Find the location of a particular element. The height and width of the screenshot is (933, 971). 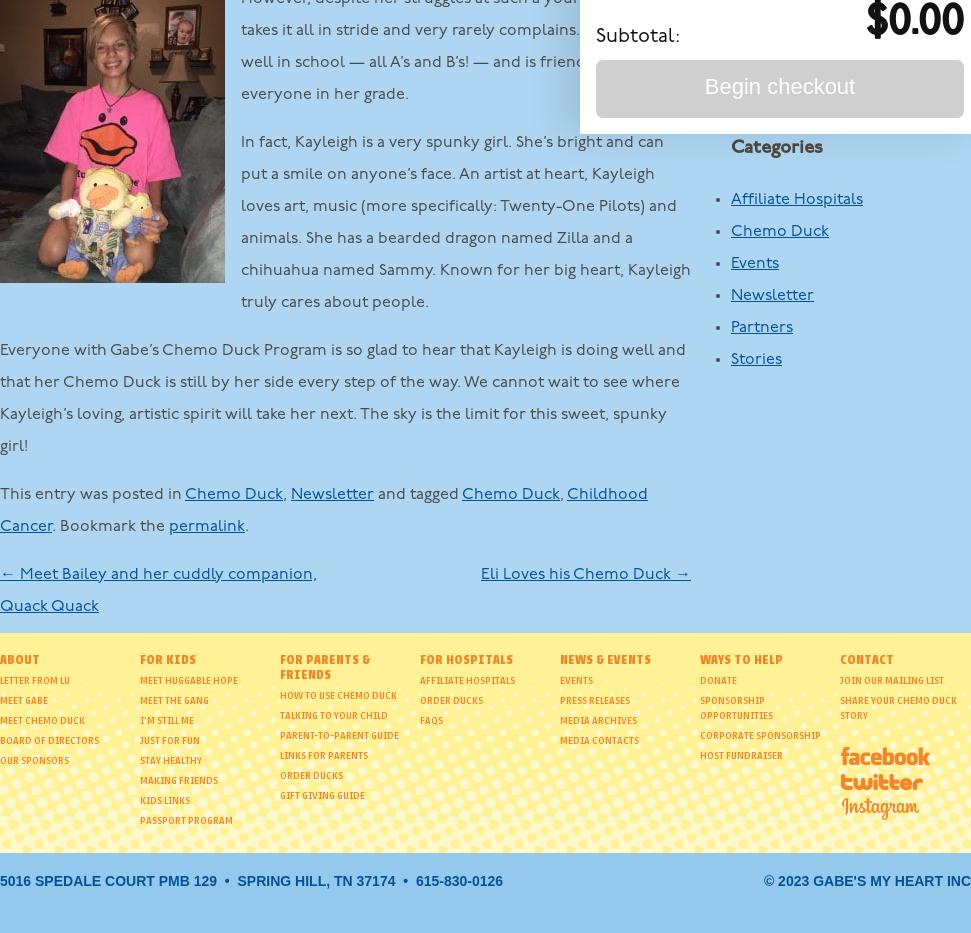

'Affiliate Hospitals' is located at coordinates (796, 199).